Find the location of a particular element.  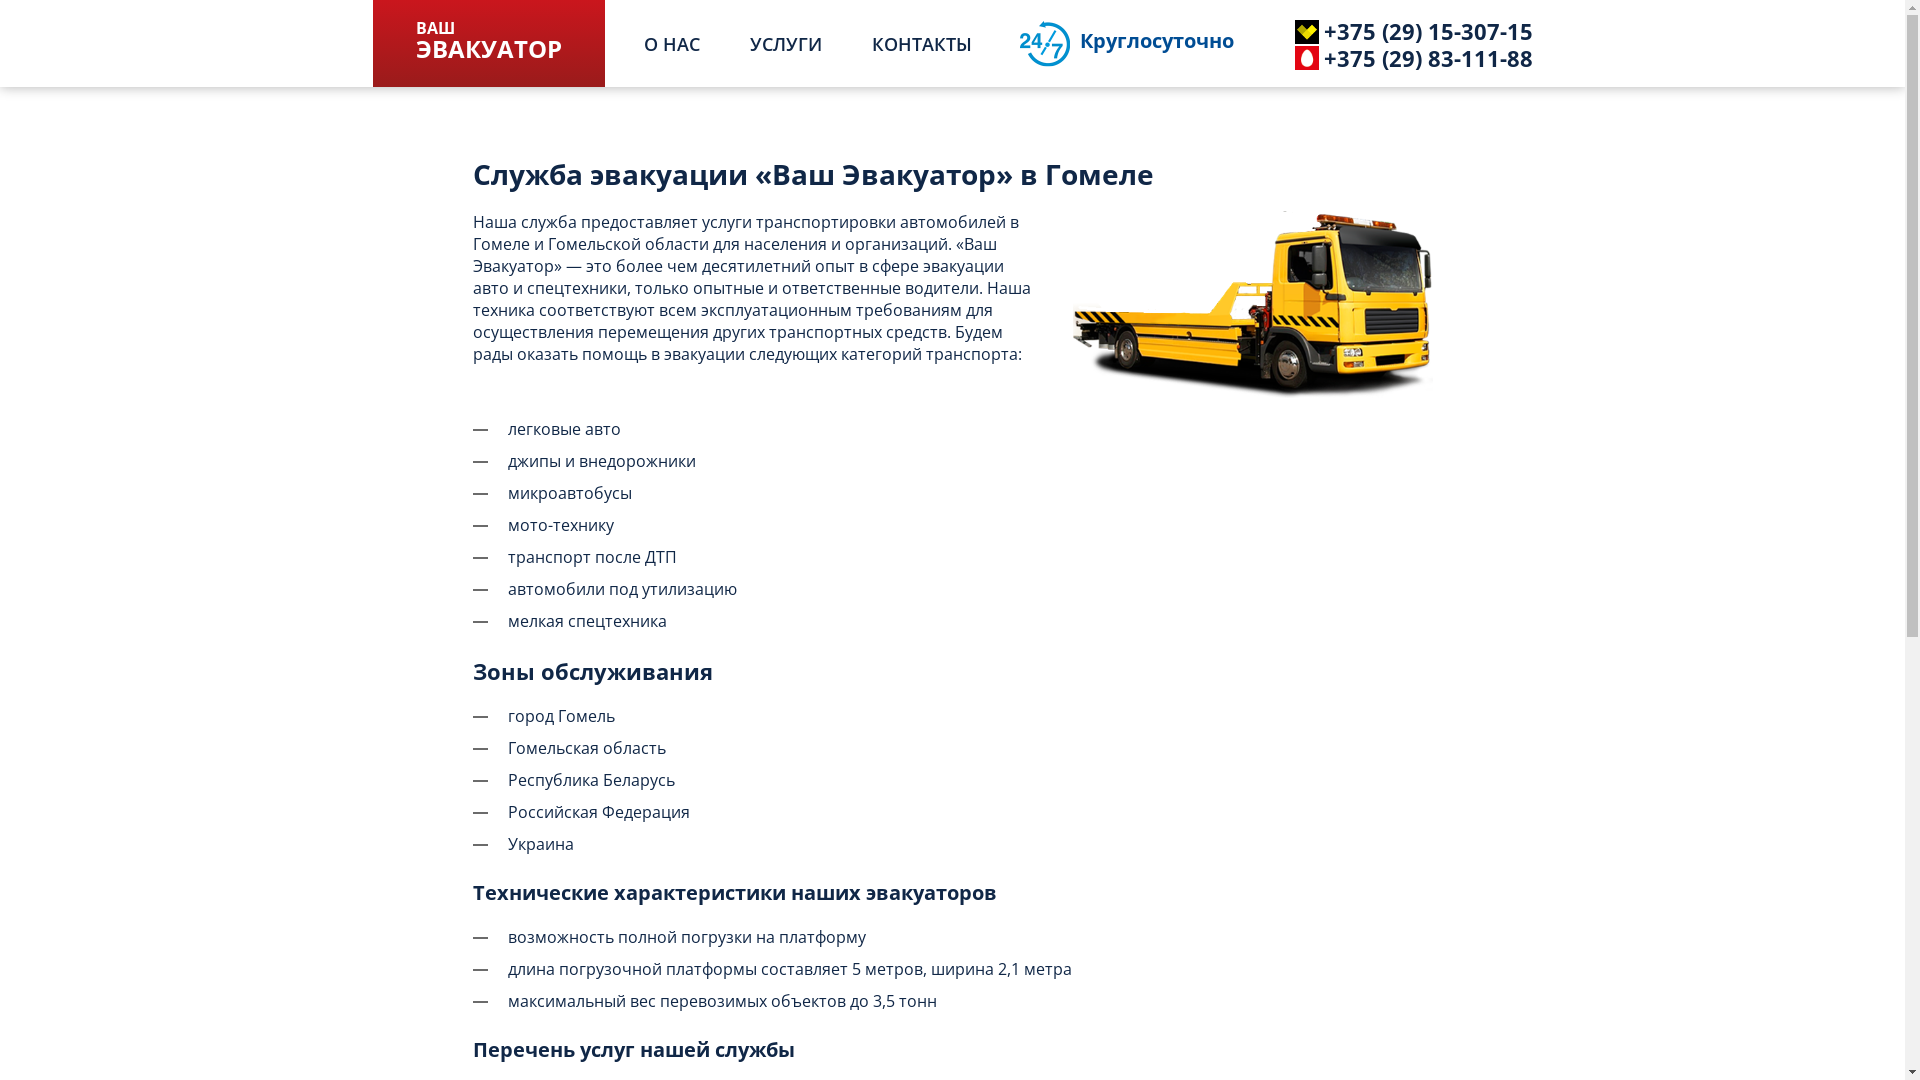

'+375 (29) 15-307-15' is located at coordinates (1386, 30).